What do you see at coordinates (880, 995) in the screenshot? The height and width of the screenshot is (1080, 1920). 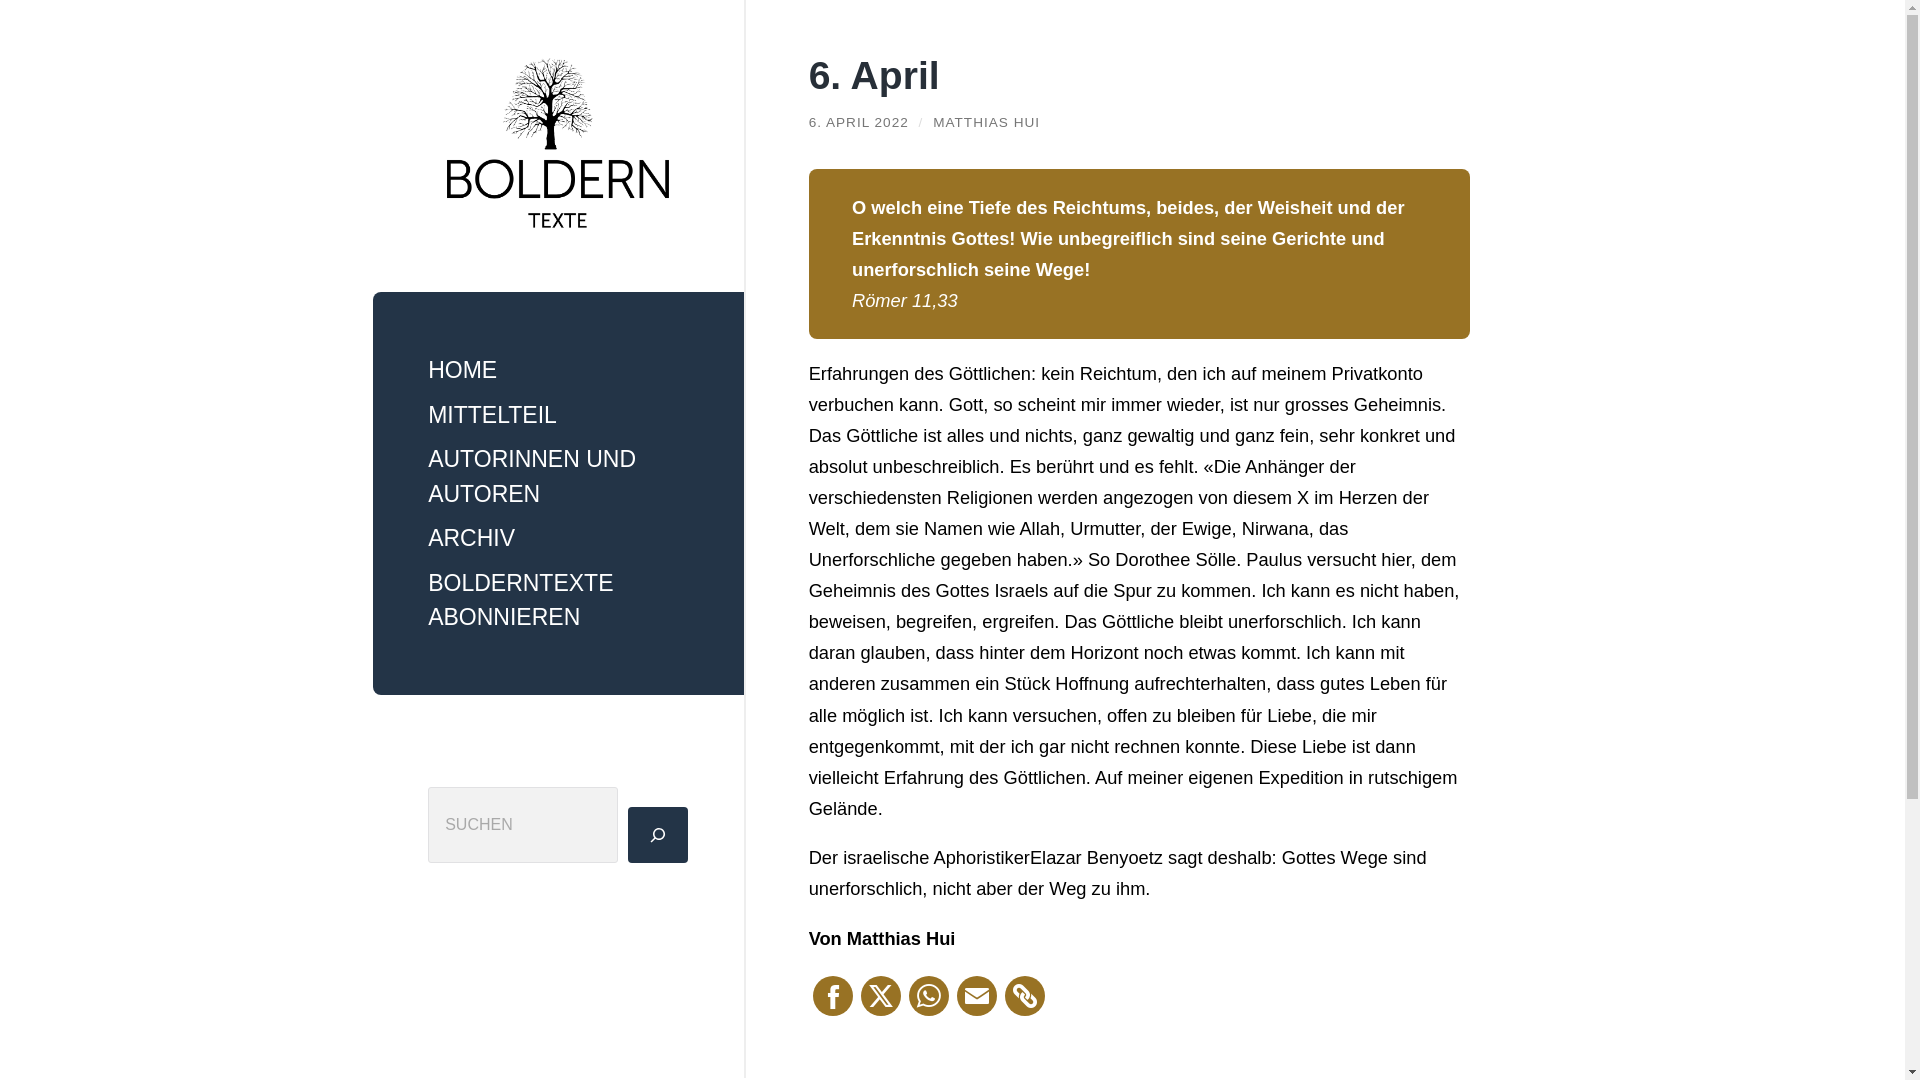 I see `'X (Twitter)'` at bounding box center [880, 995].